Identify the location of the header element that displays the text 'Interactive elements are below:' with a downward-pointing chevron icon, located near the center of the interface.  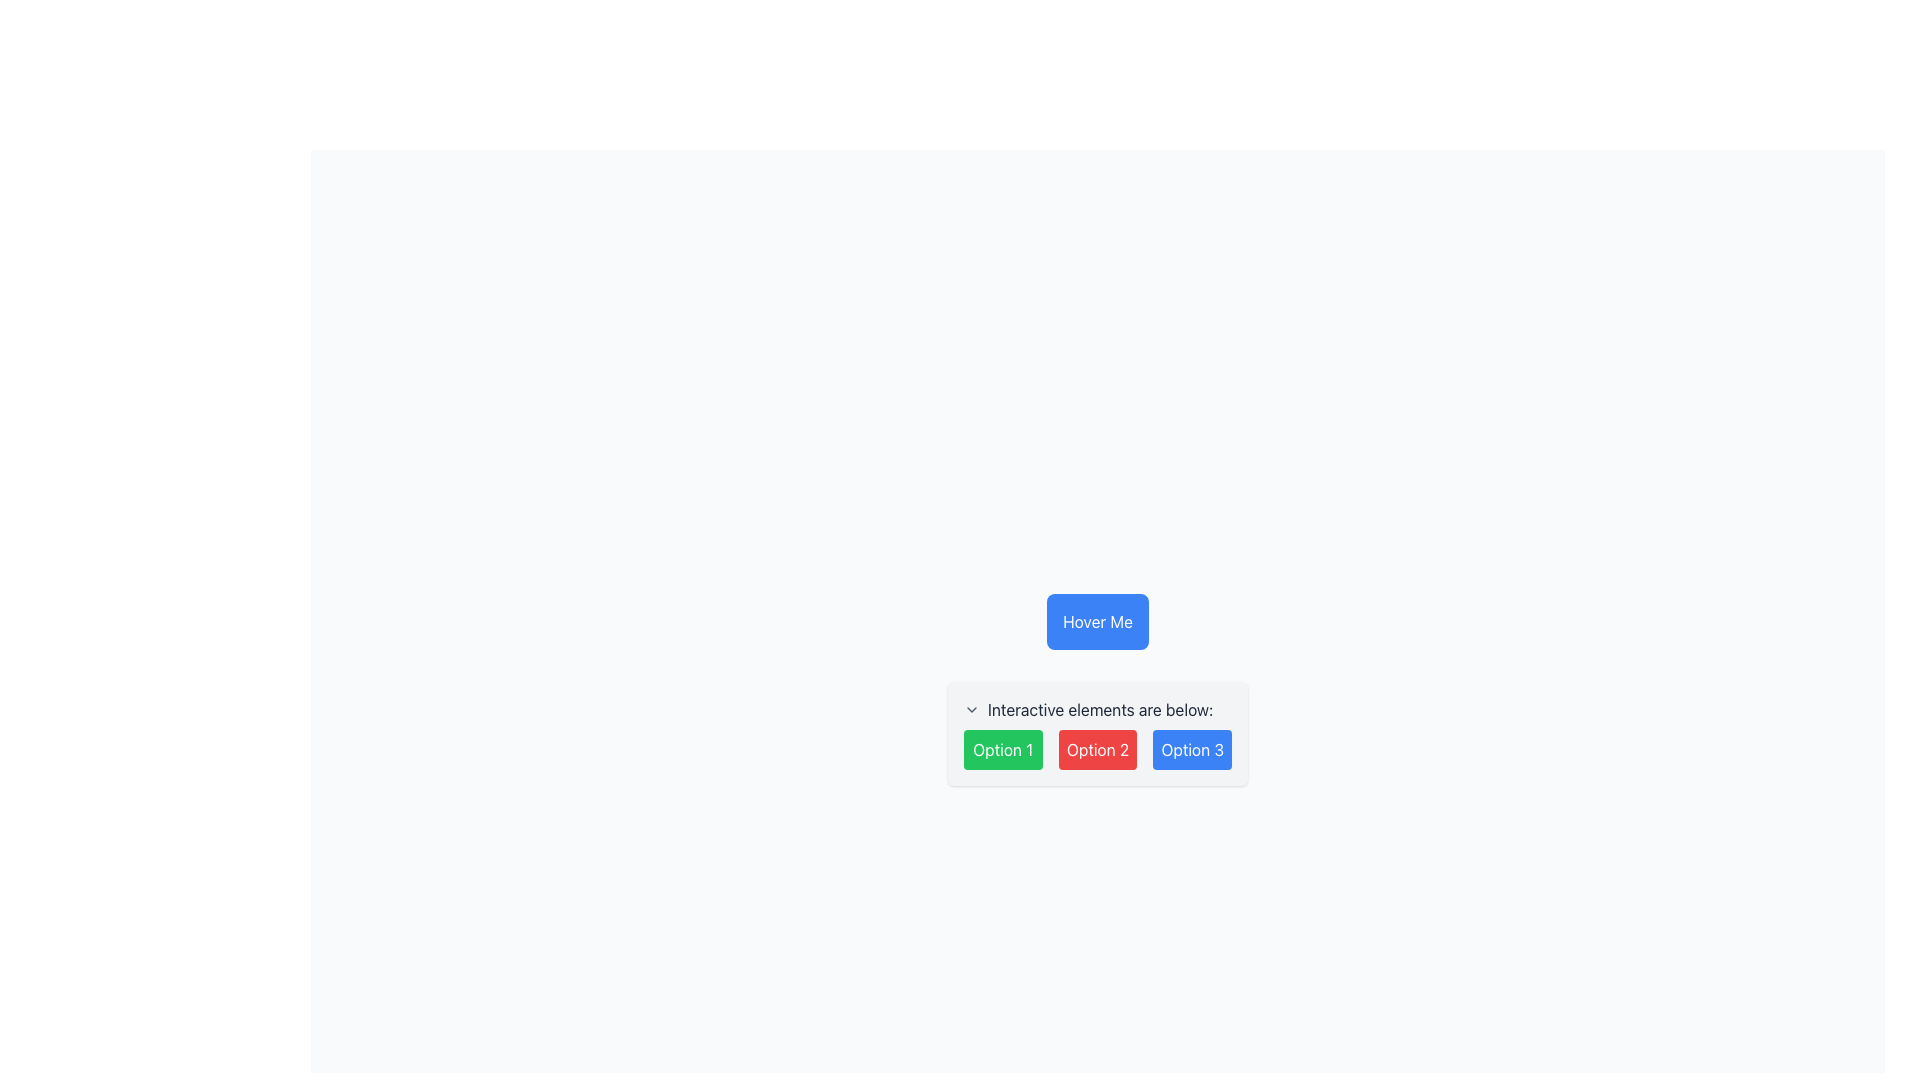
(1097, 708).